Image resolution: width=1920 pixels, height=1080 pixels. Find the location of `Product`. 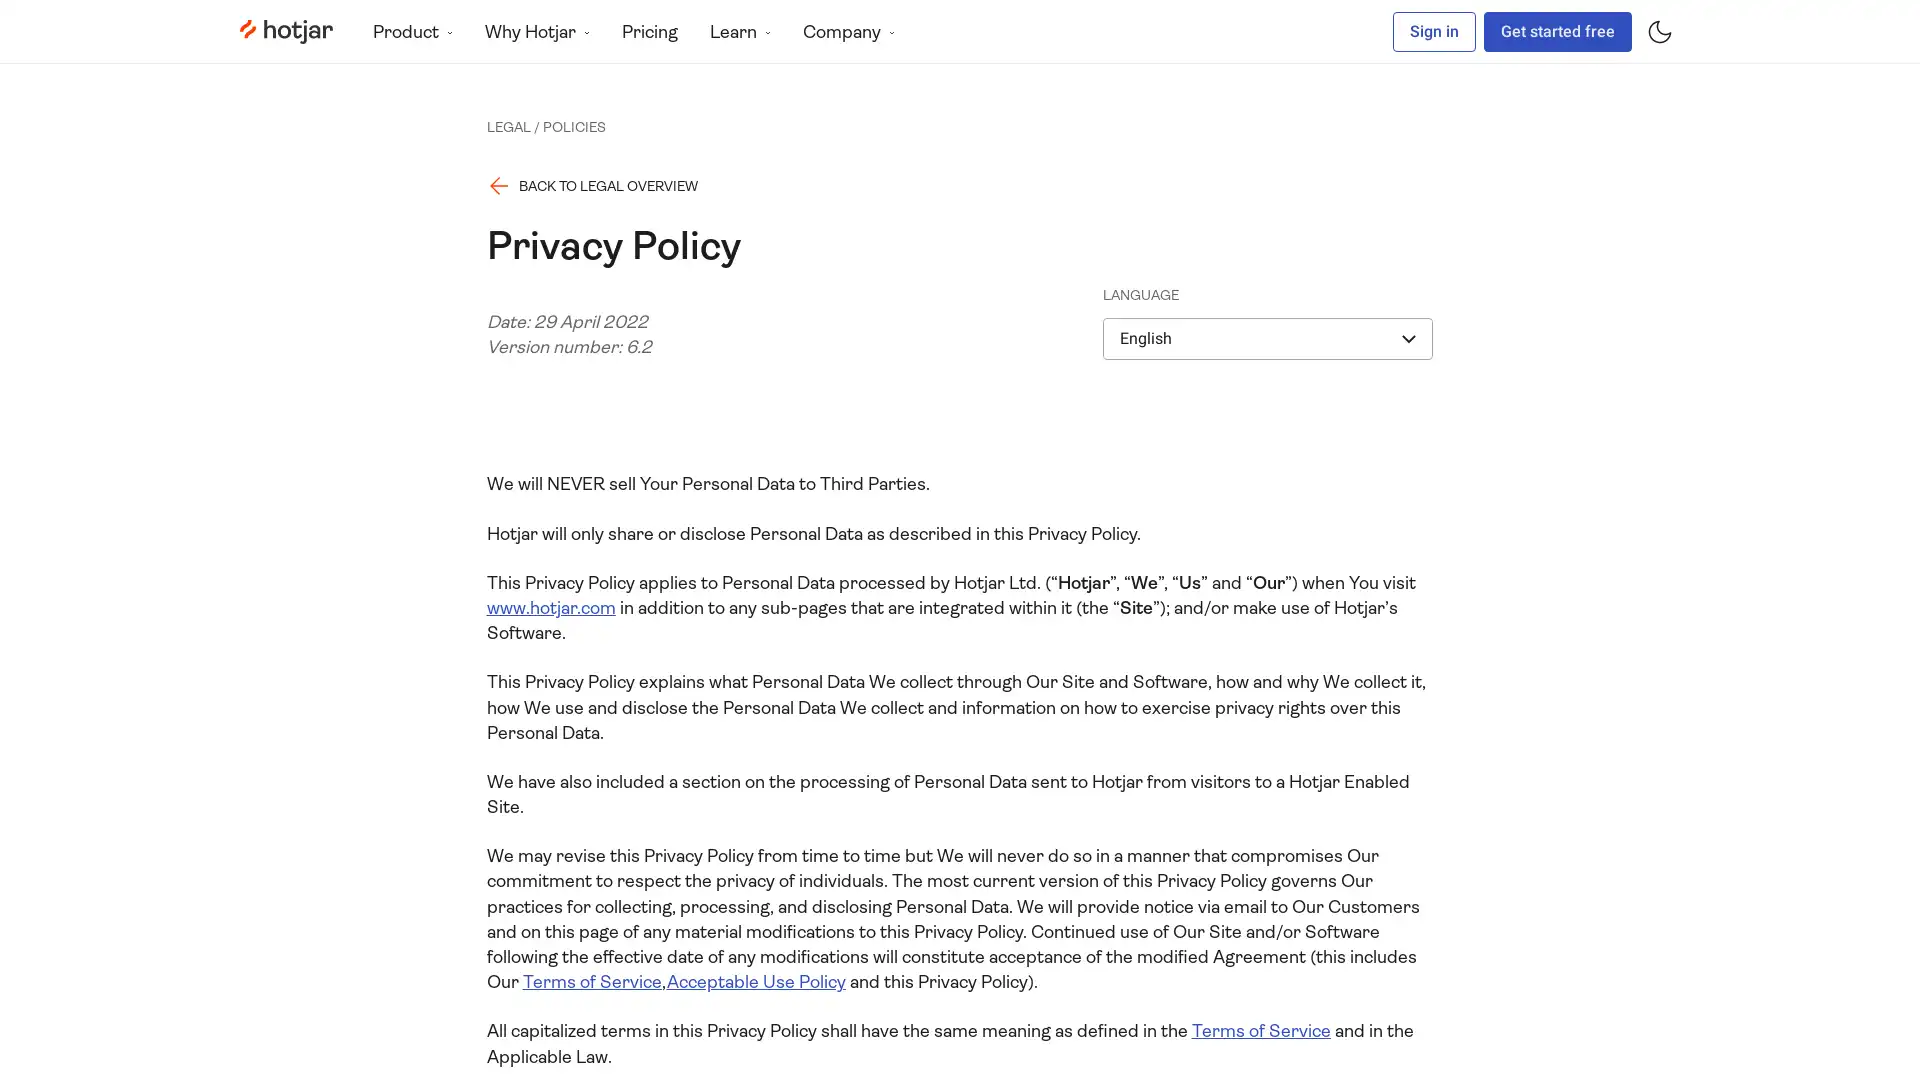

Product is located at coordinates (411, 31).